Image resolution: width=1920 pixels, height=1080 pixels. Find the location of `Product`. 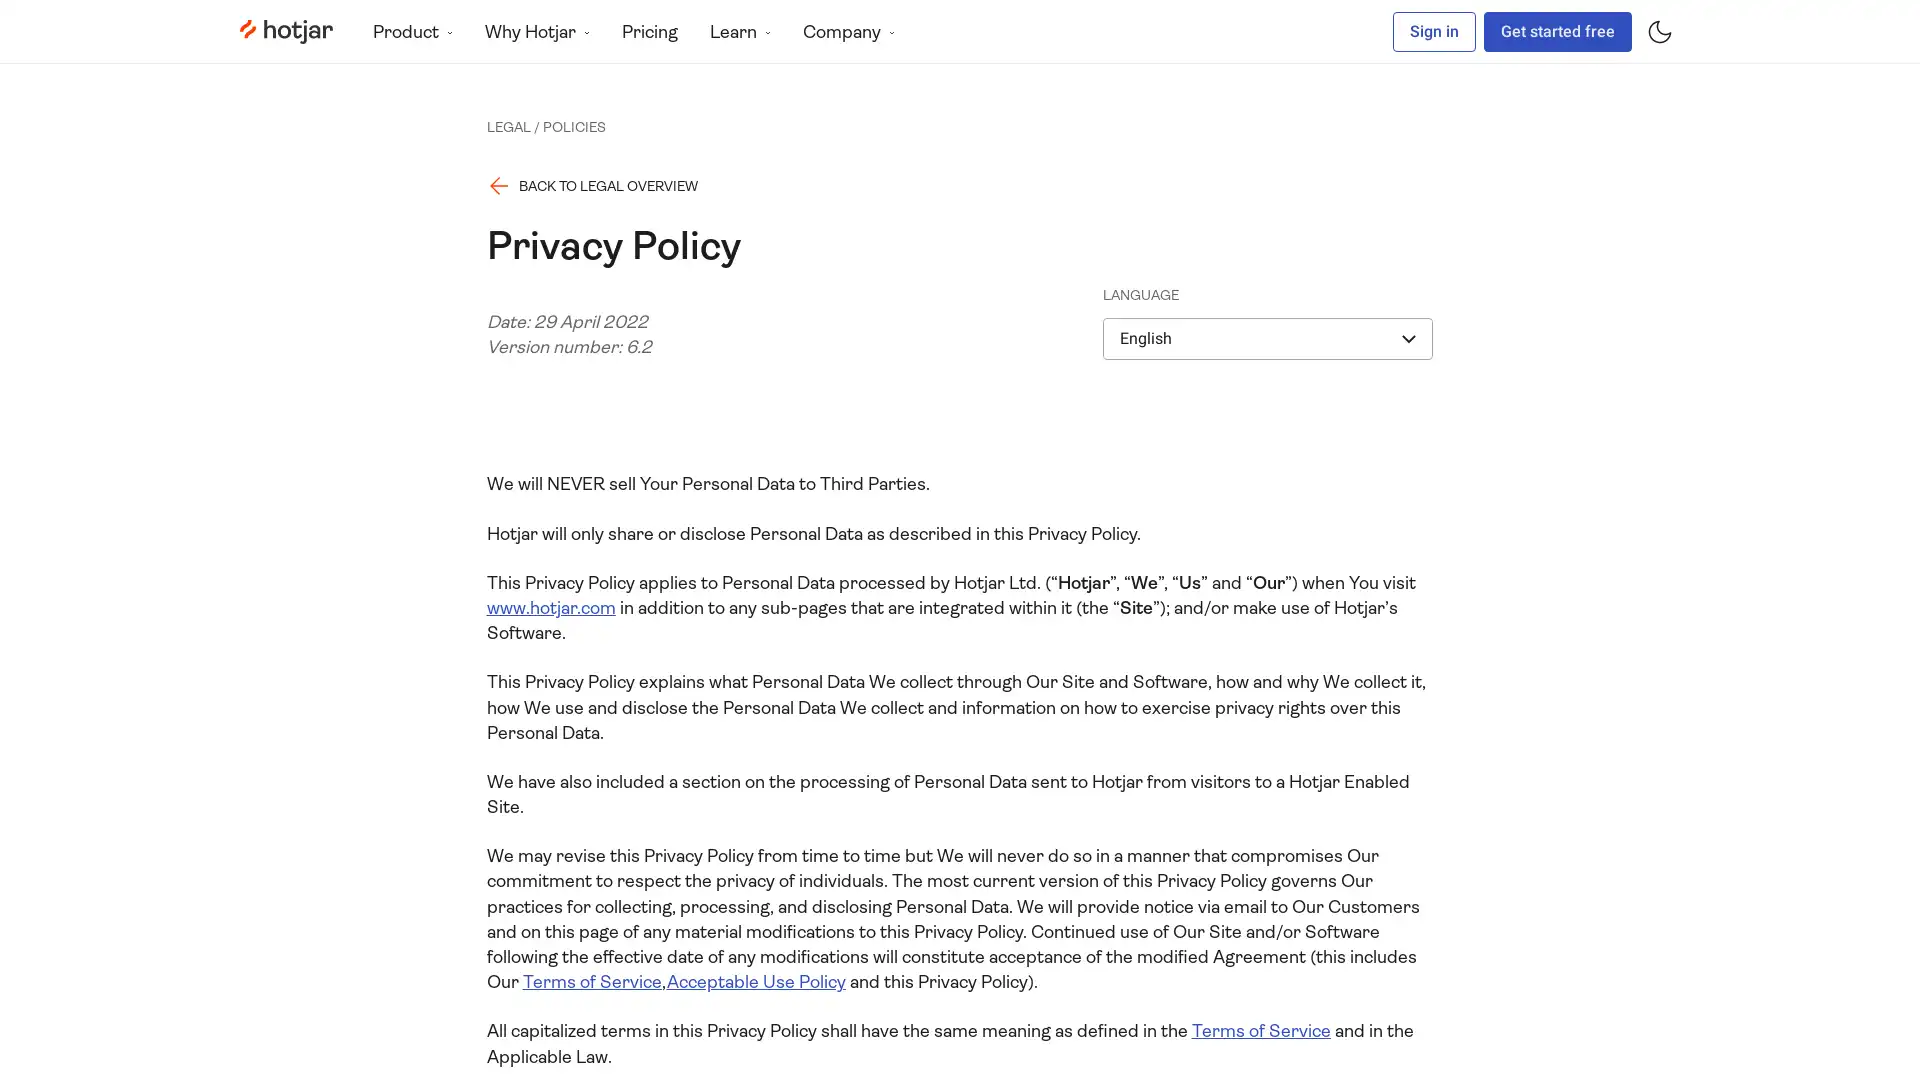

Product is located at coordinates (411, 31).